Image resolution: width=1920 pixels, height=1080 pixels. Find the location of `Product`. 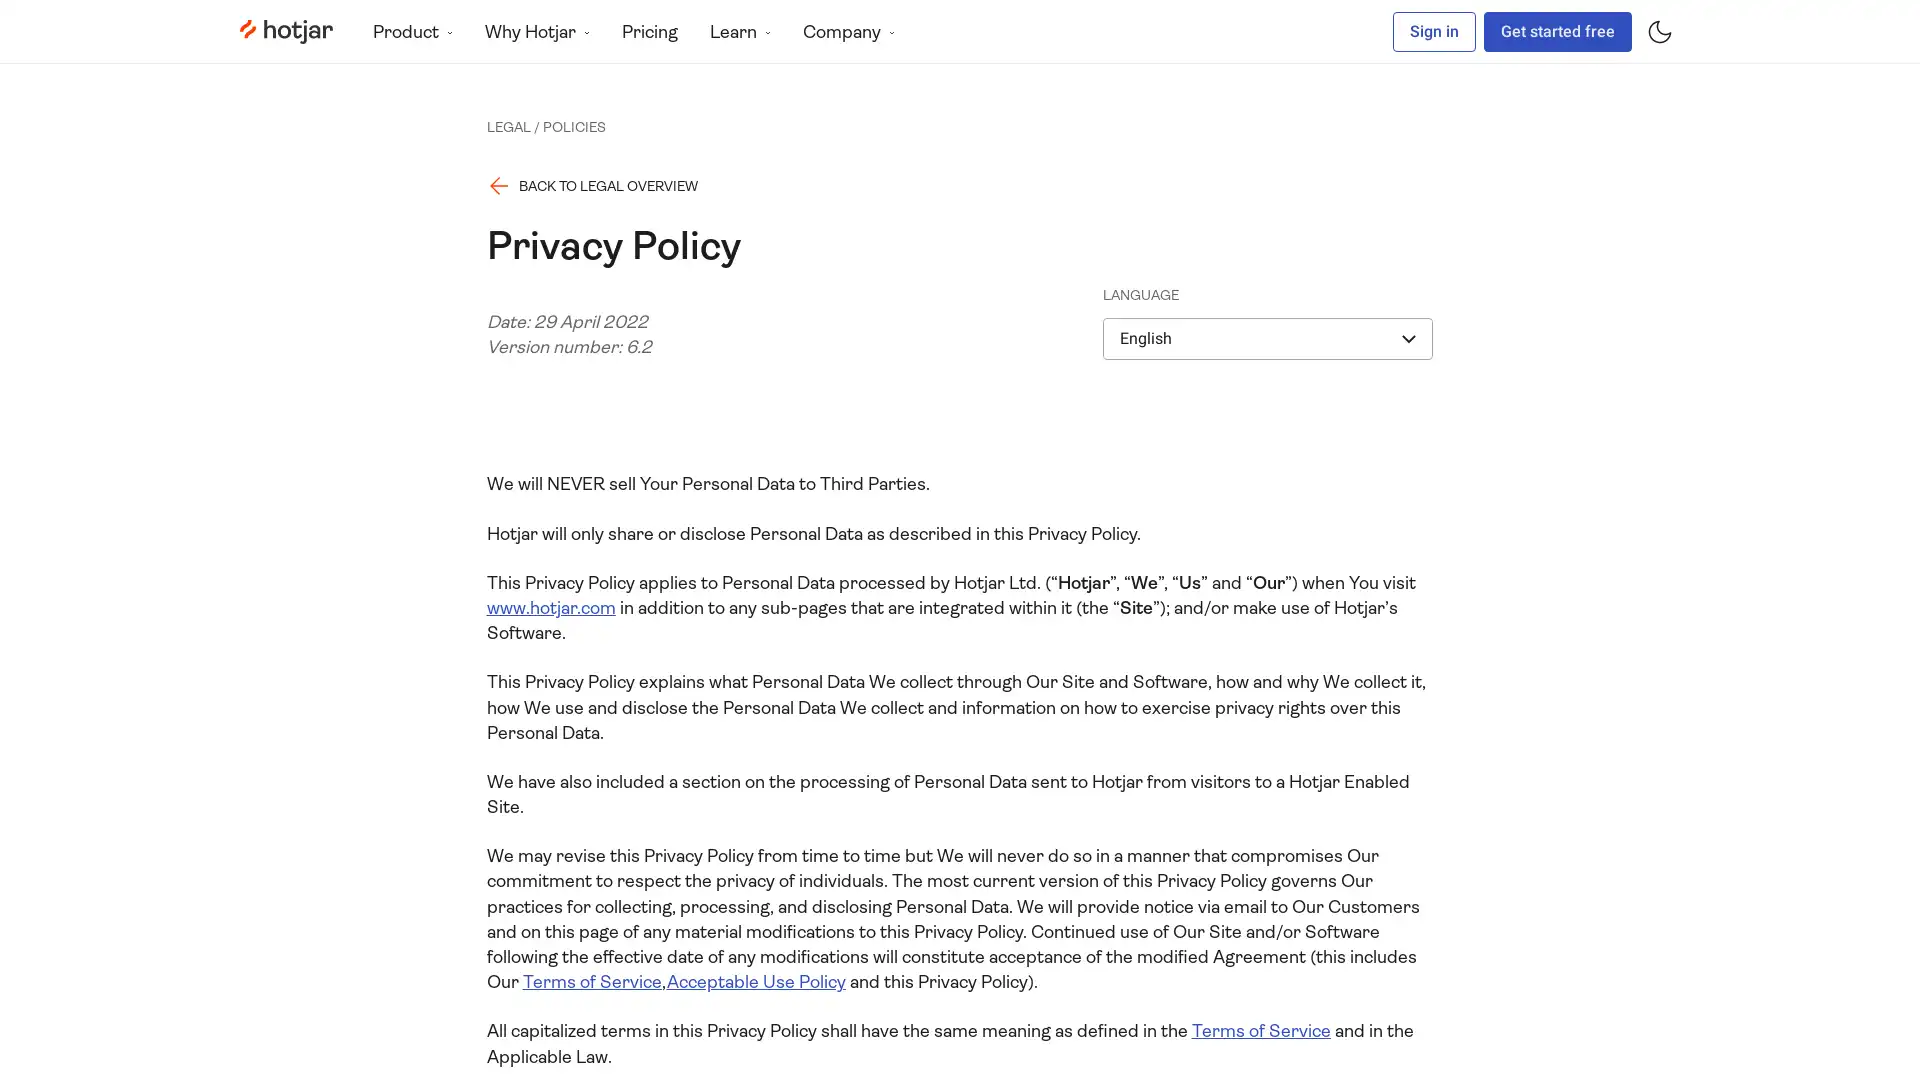

Product is located at coordinates (411, 31).